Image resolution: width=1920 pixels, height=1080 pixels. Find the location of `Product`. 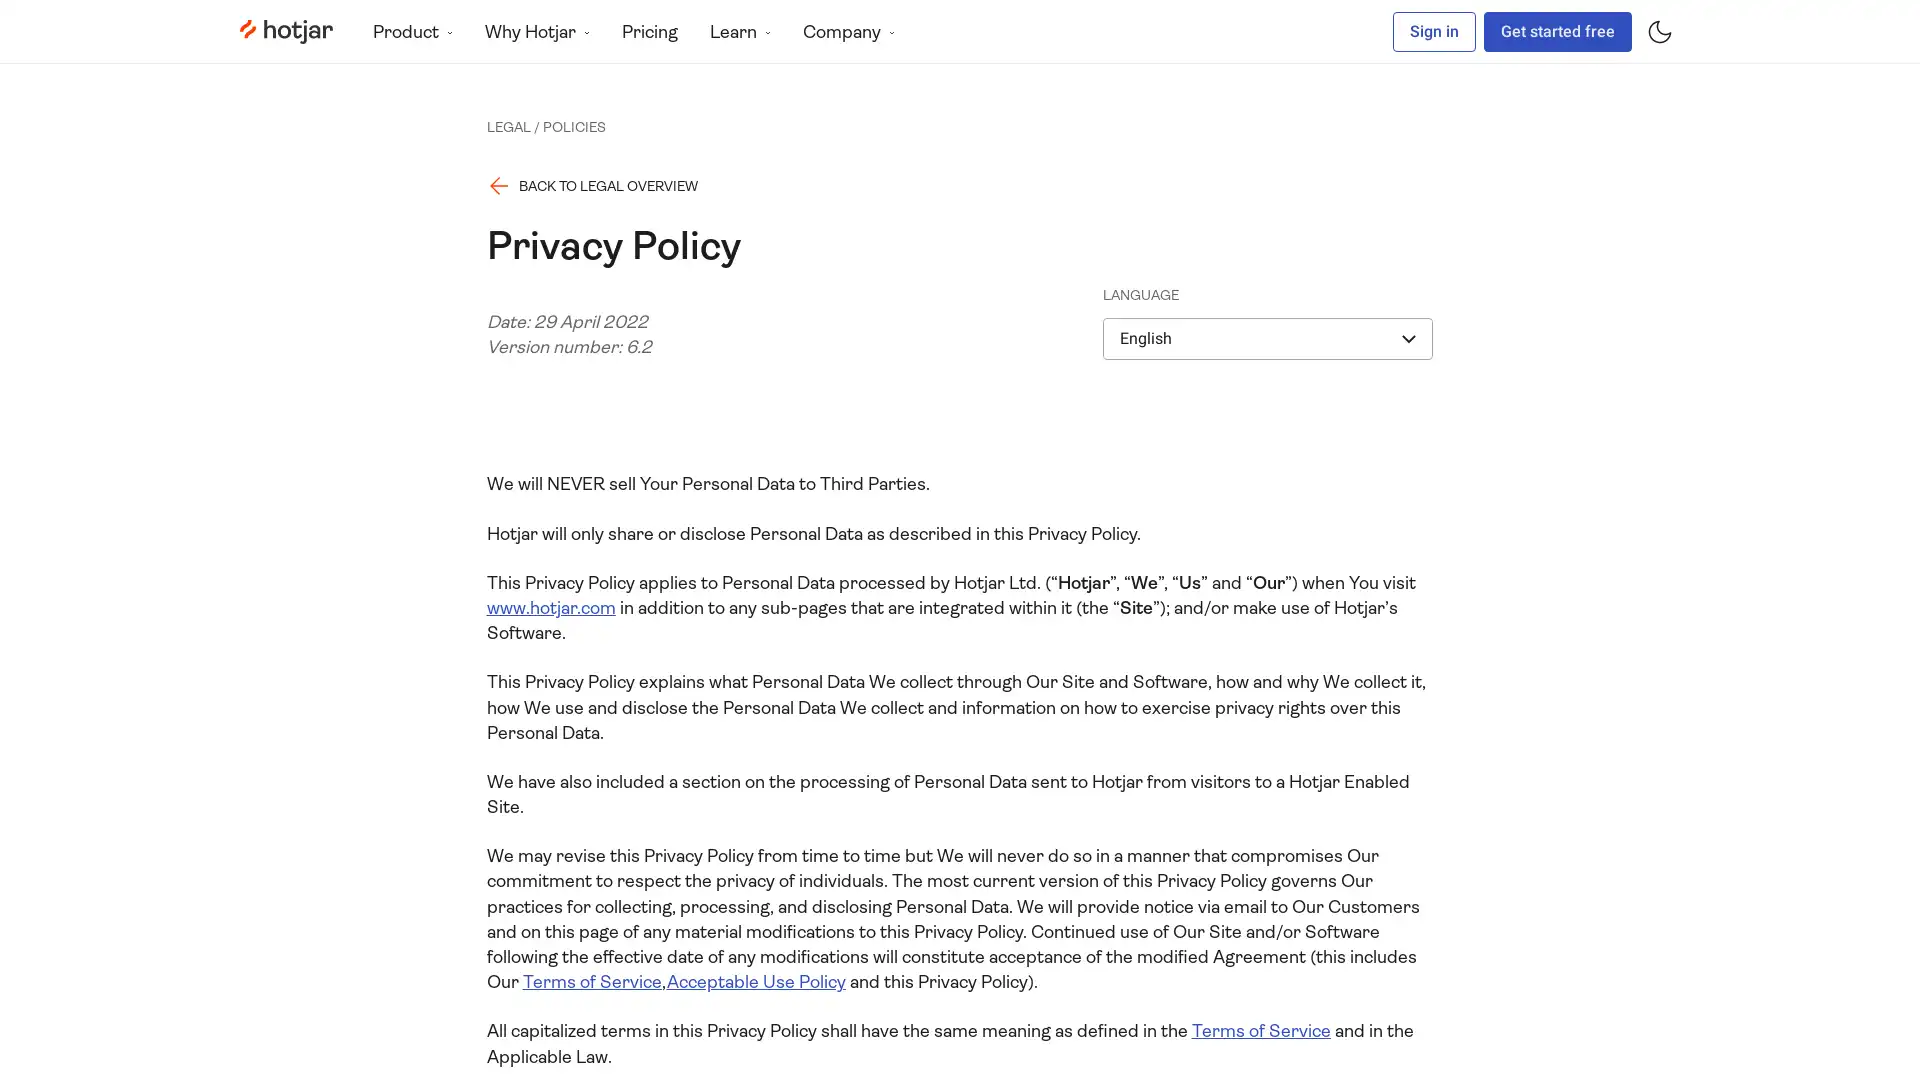

Product is located at coordinates (411, 31).